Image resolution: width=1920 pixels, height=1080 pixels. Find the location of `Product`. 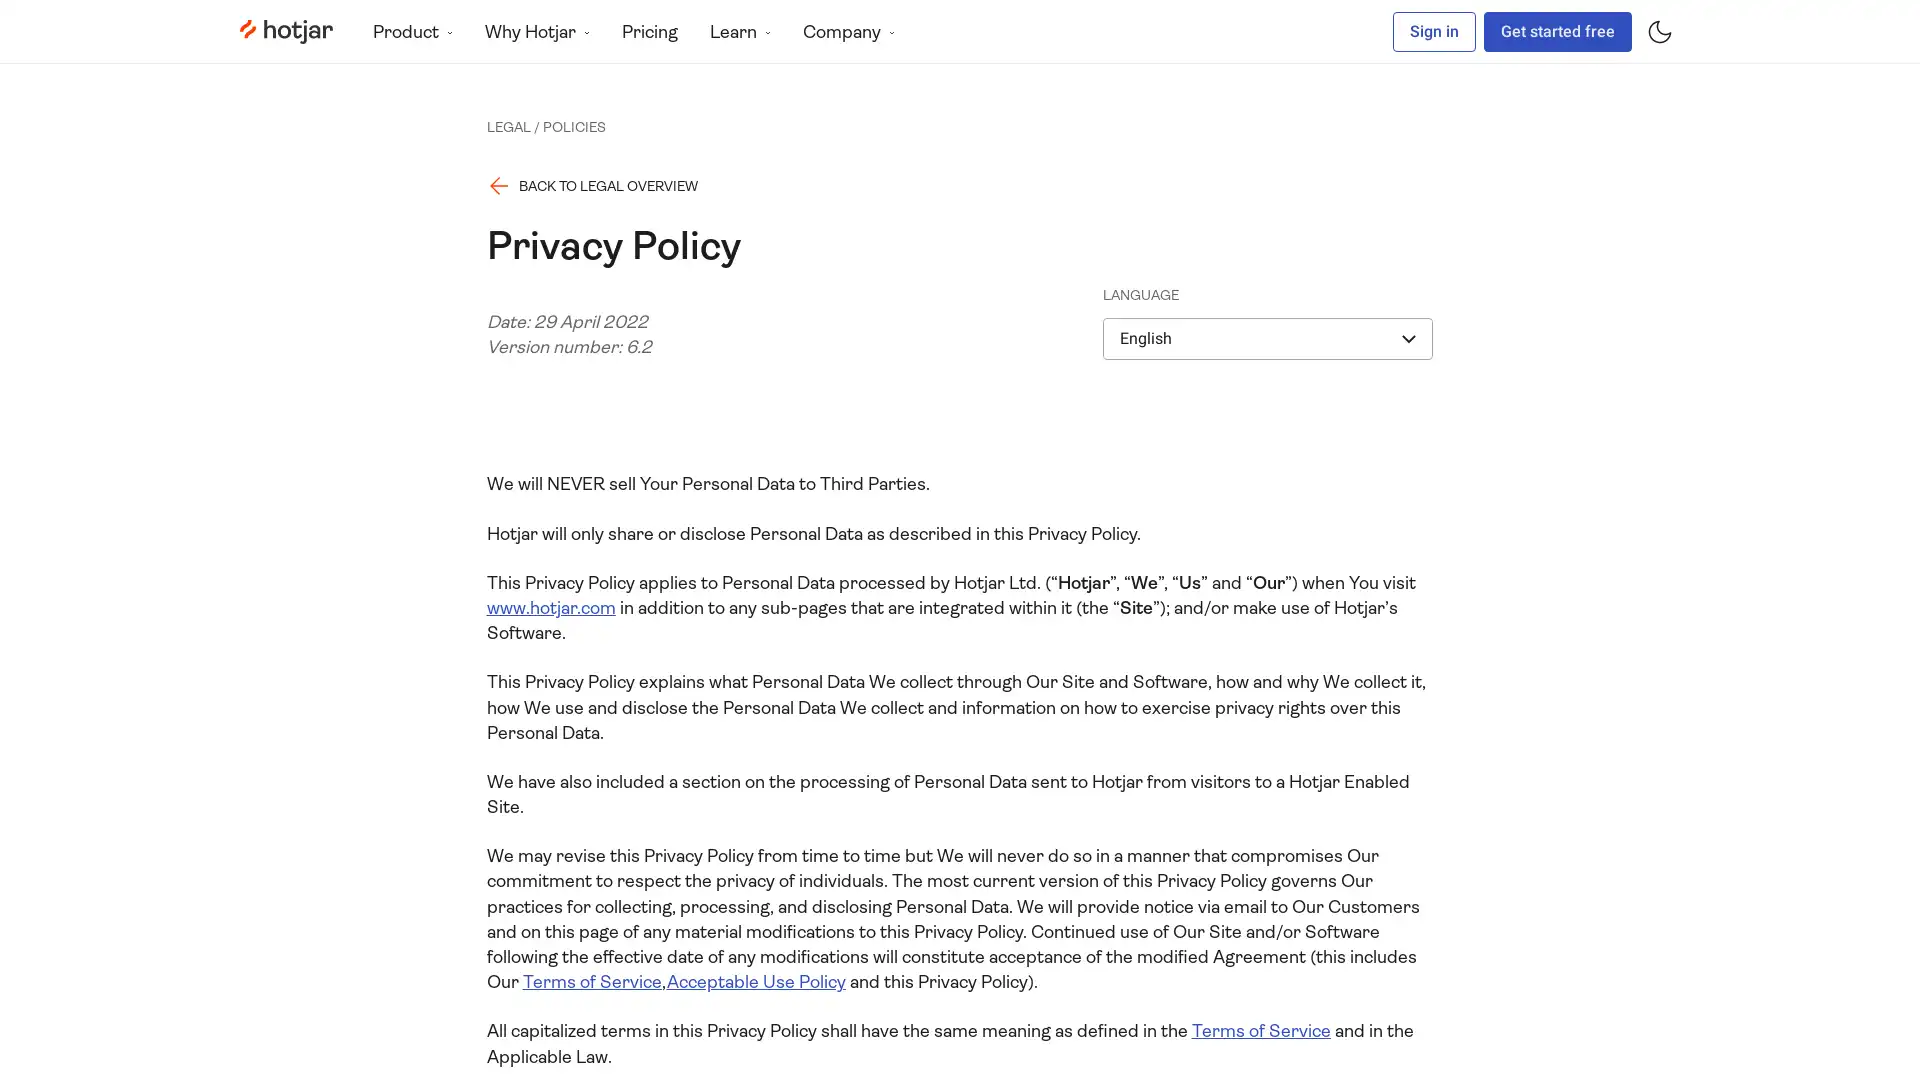

Product is located at coordinates (411, 31).